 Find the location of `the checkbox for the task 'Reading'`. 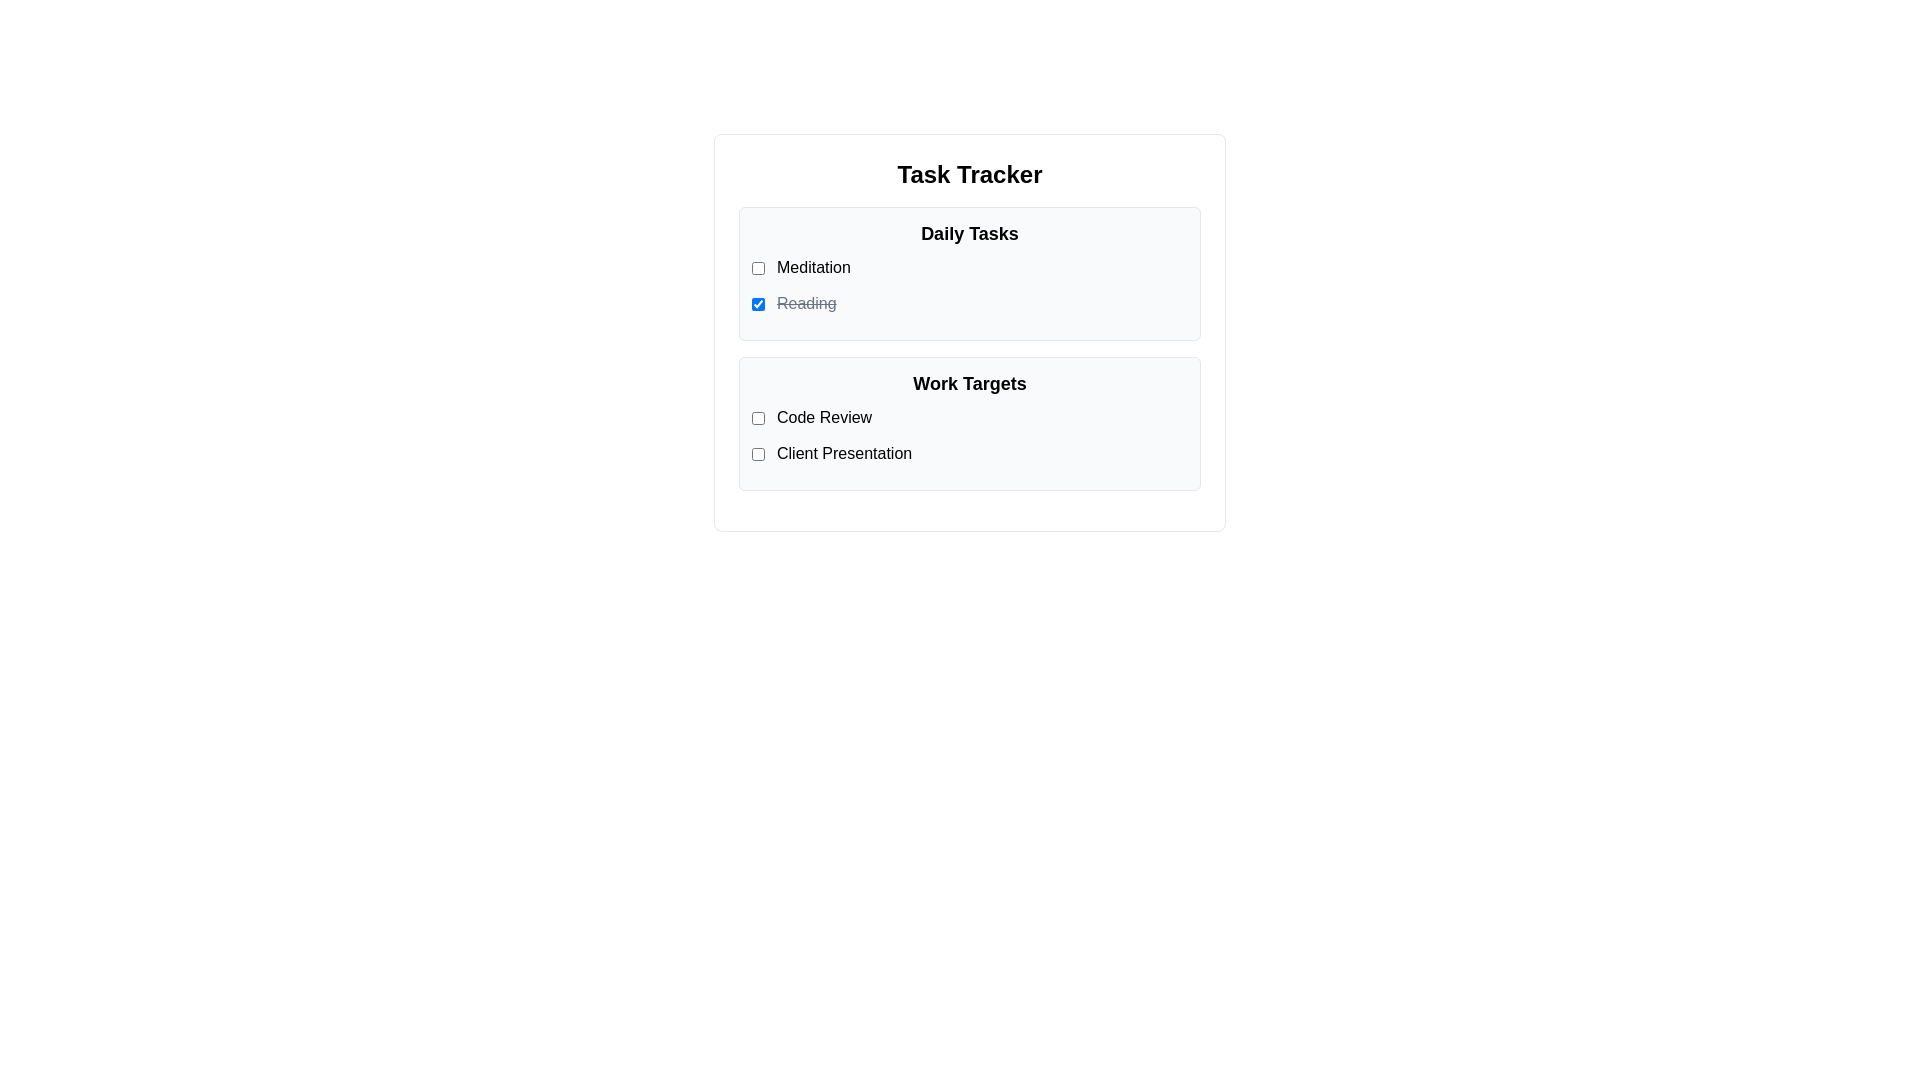

the checkbox for the task 'Reading' is located at coordinates (757, 304).